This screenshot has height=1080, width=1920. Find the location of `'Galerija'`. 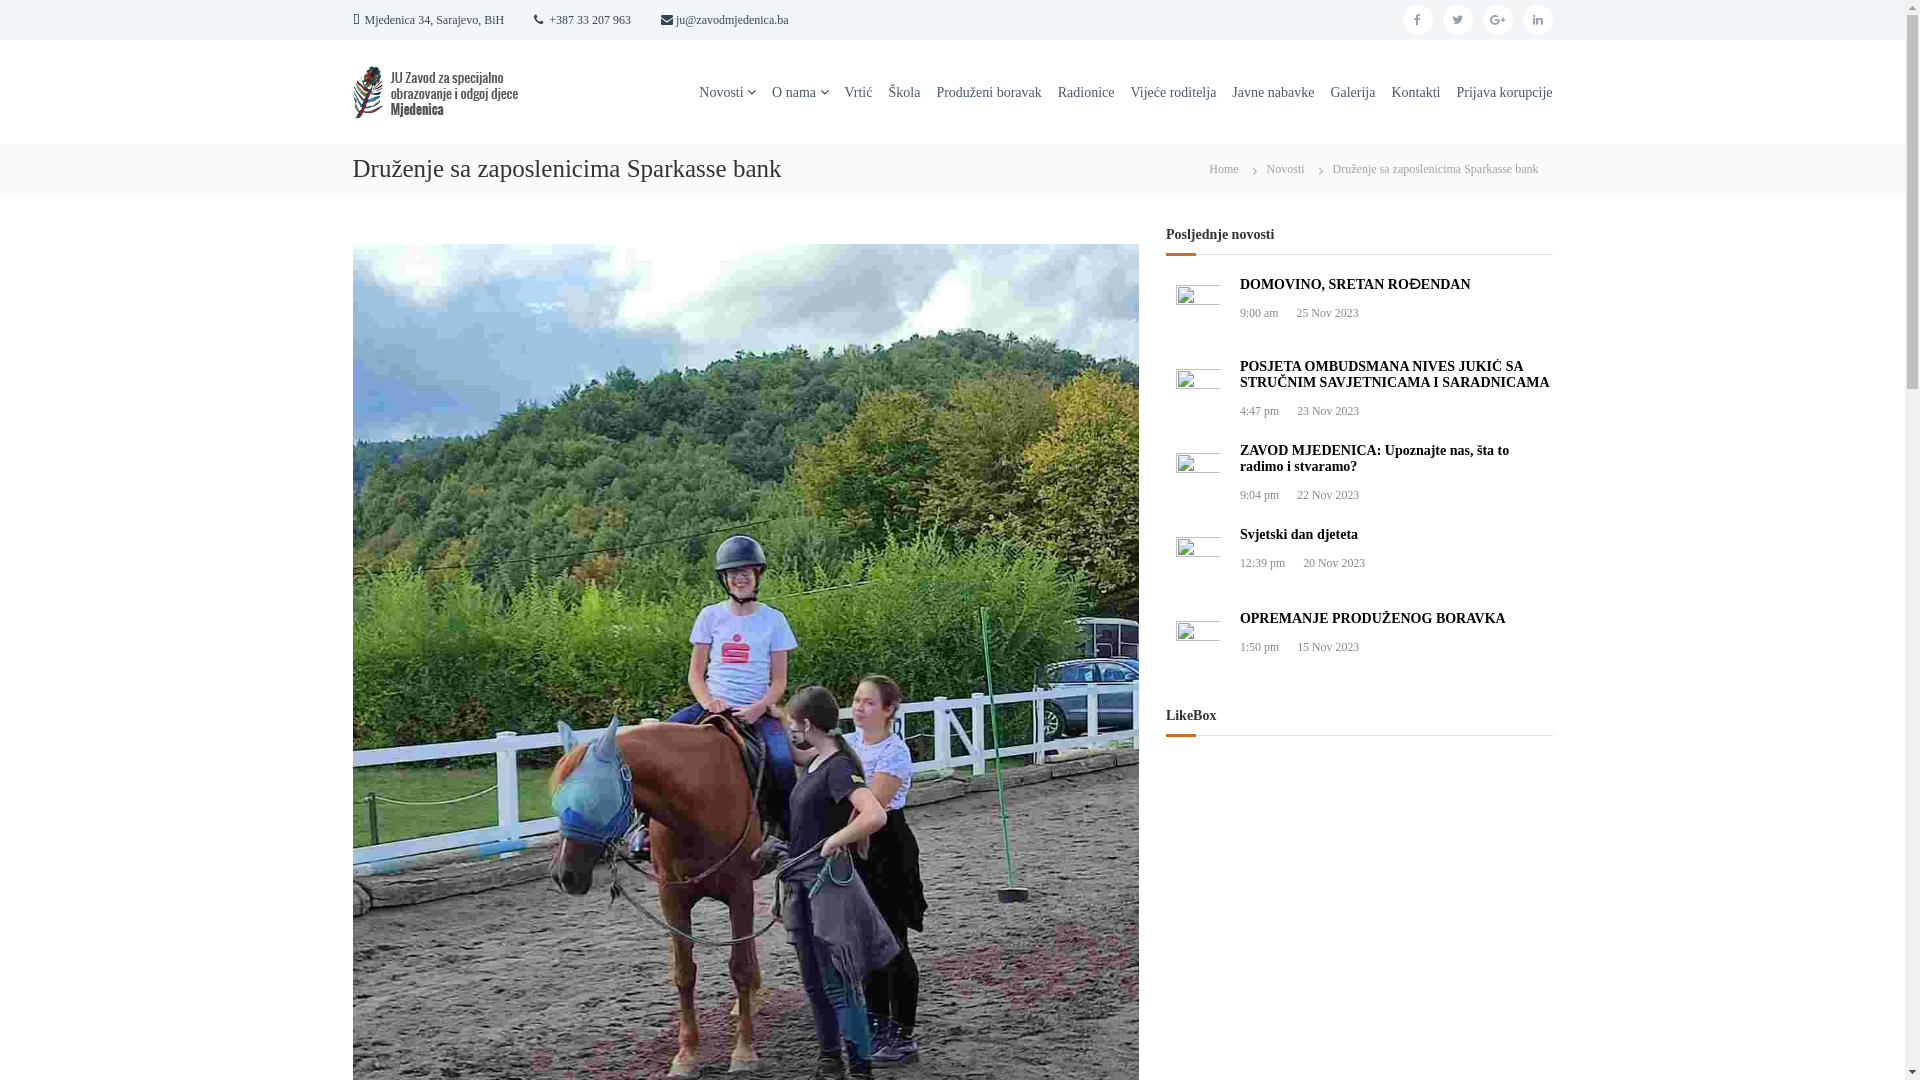

'Galerija' is located at coordinates (1352, 91).